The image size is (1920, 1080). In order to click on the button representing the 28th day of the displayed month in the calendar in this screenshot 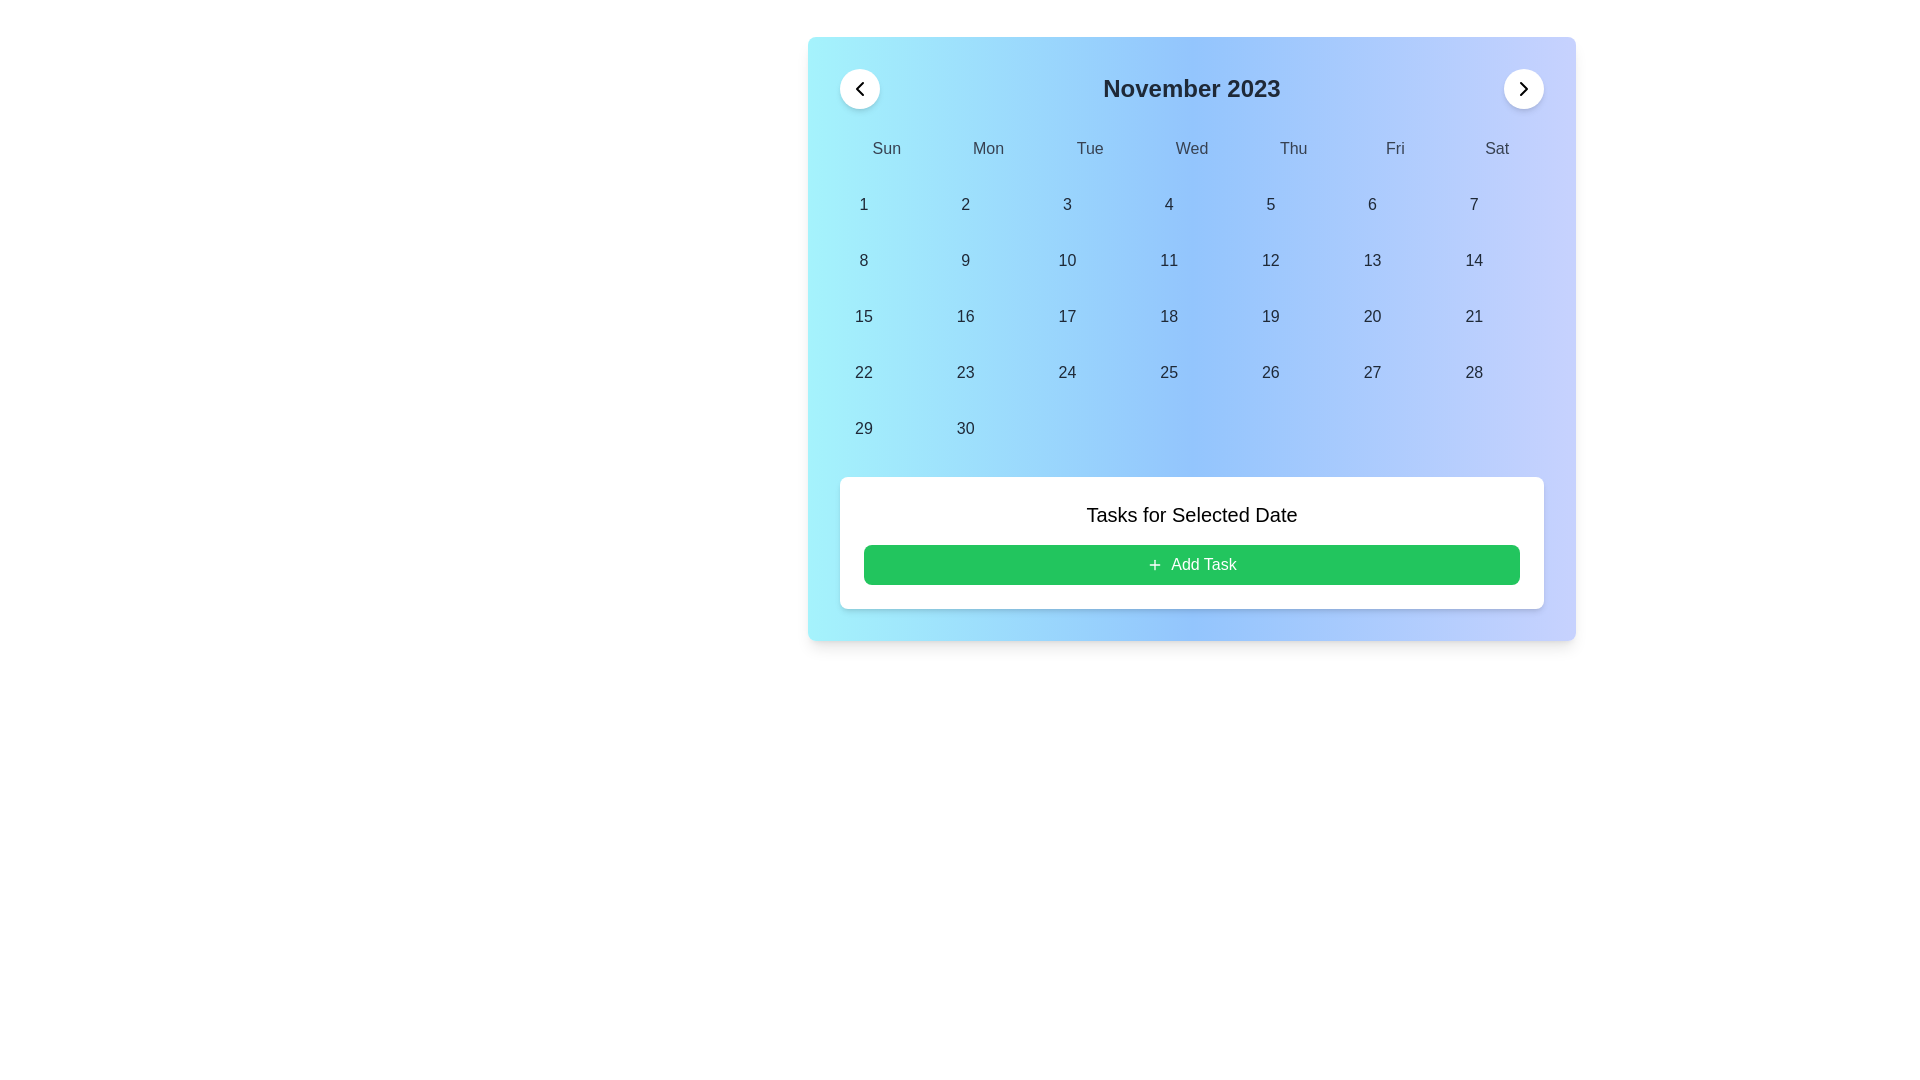, I will do `click(1474, 373)`.